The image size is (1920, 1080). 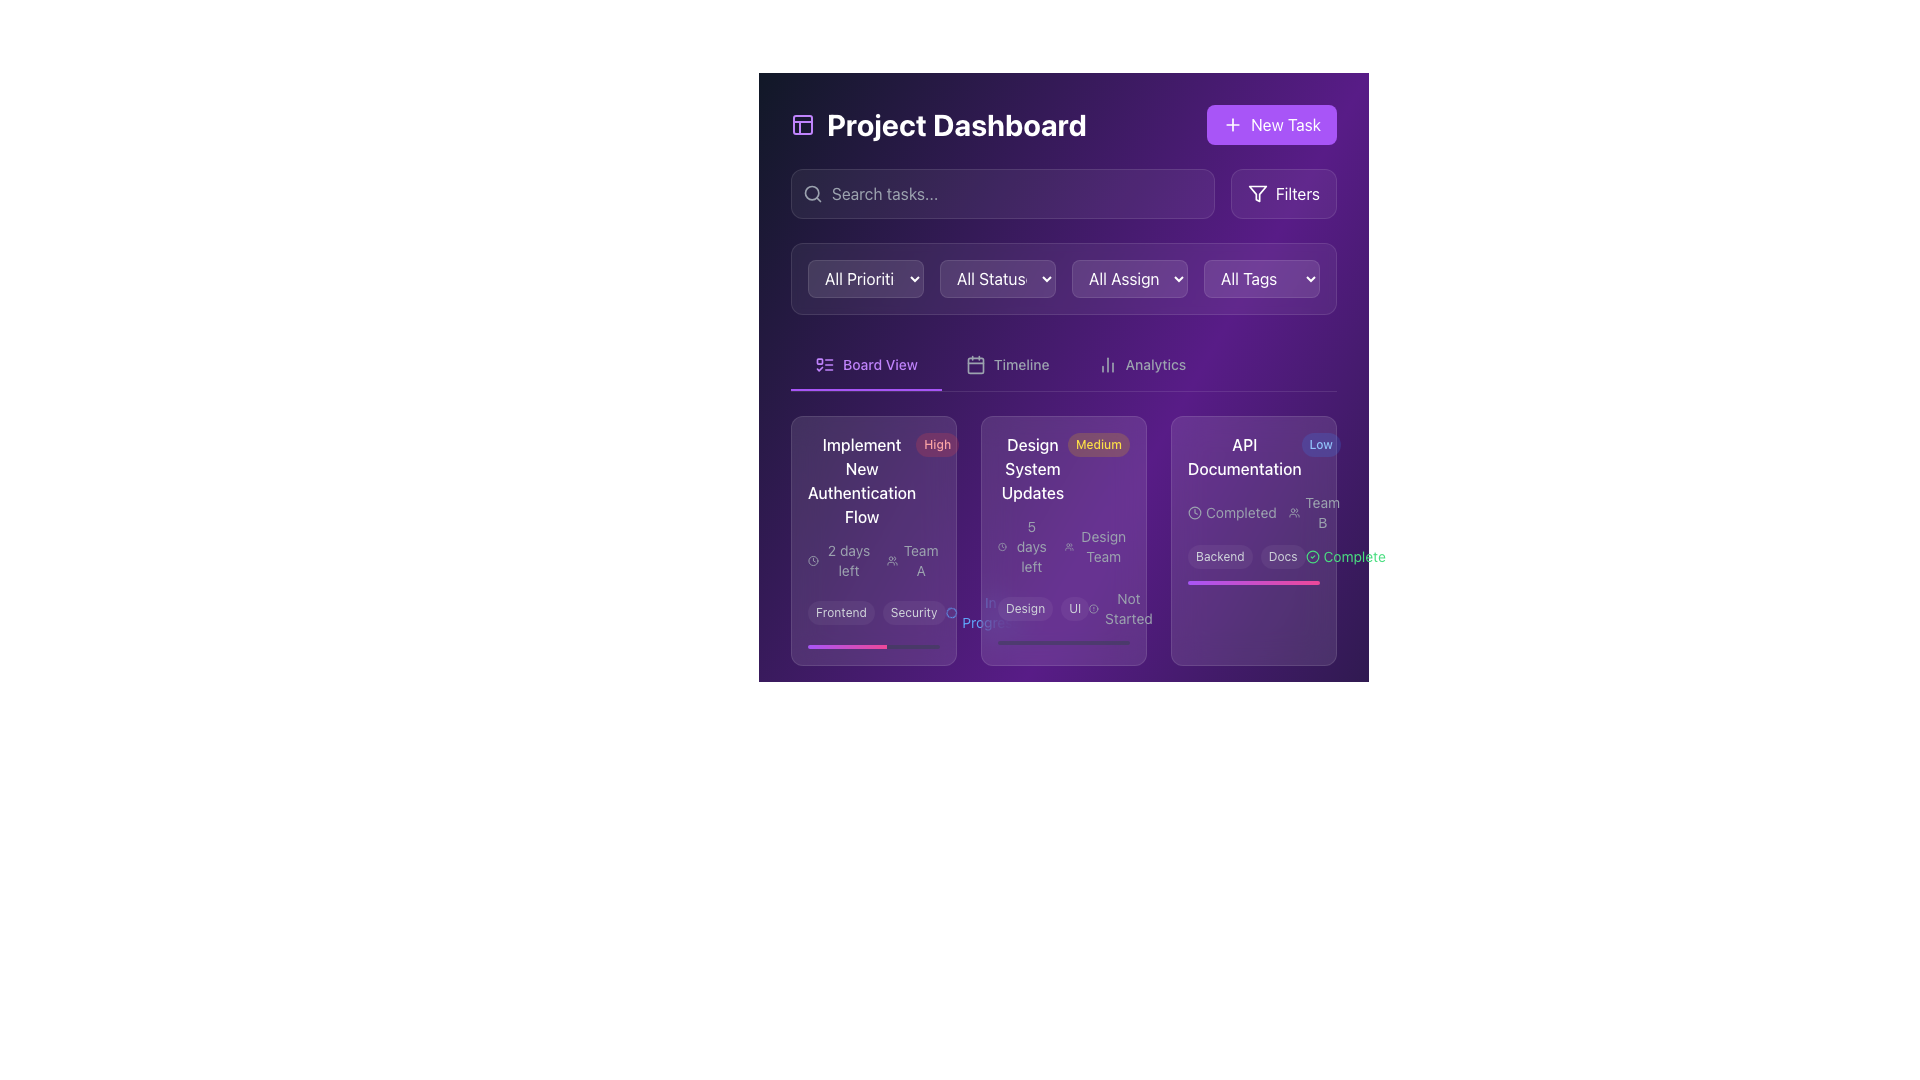 I want to click on the Navigation Button with Icon and Text that switches to the 'Timeline' view, located in the navigation bar between 'Board View' and 'Analytics', so click(x=1007, y=365).